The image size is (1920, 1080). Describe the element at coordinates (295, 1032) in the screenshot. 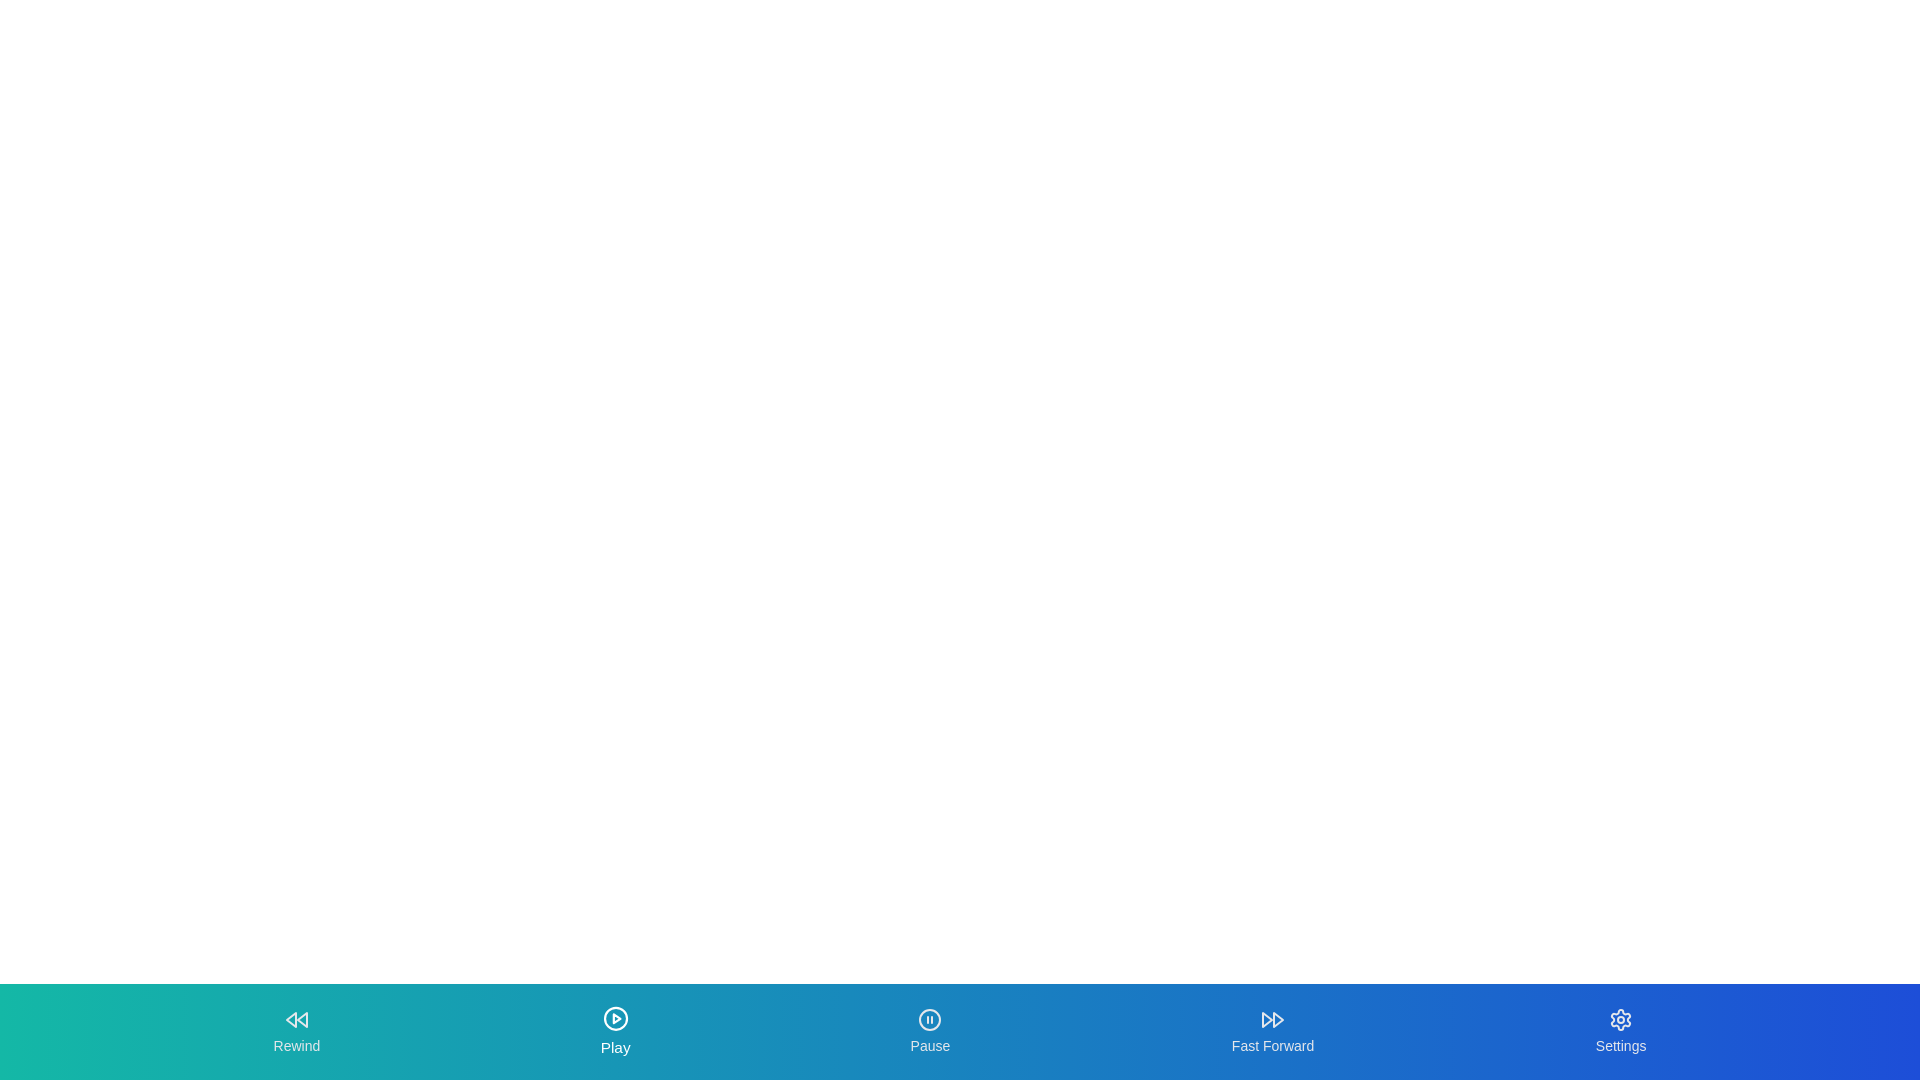

I see `the Rewind tab by clicking its button` at that location.